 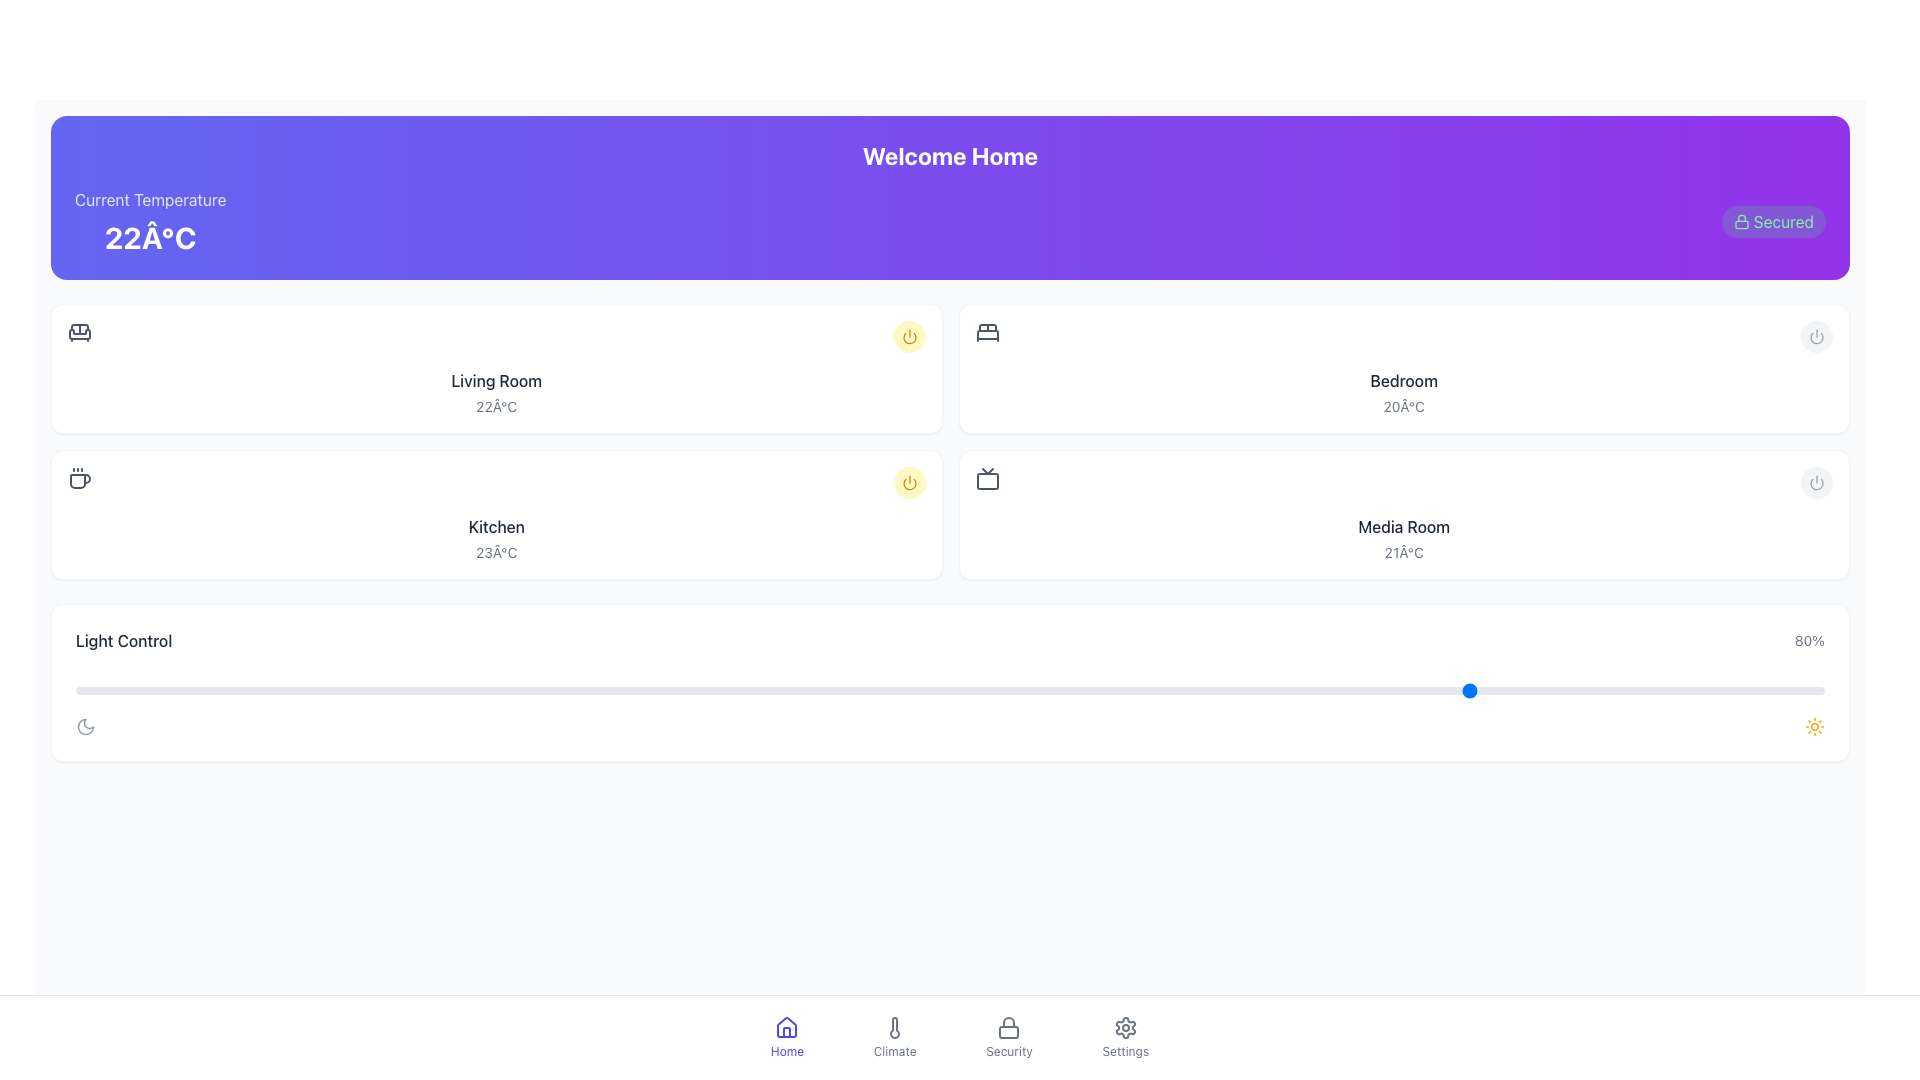 What do you see at coordinates (894, 1051) in the screenshot?
I see `the text label 'Climate' located in the bottom navigation bar, which is styled in gray and positioned below the thermometer icon` at bounding box center [894, 1051].